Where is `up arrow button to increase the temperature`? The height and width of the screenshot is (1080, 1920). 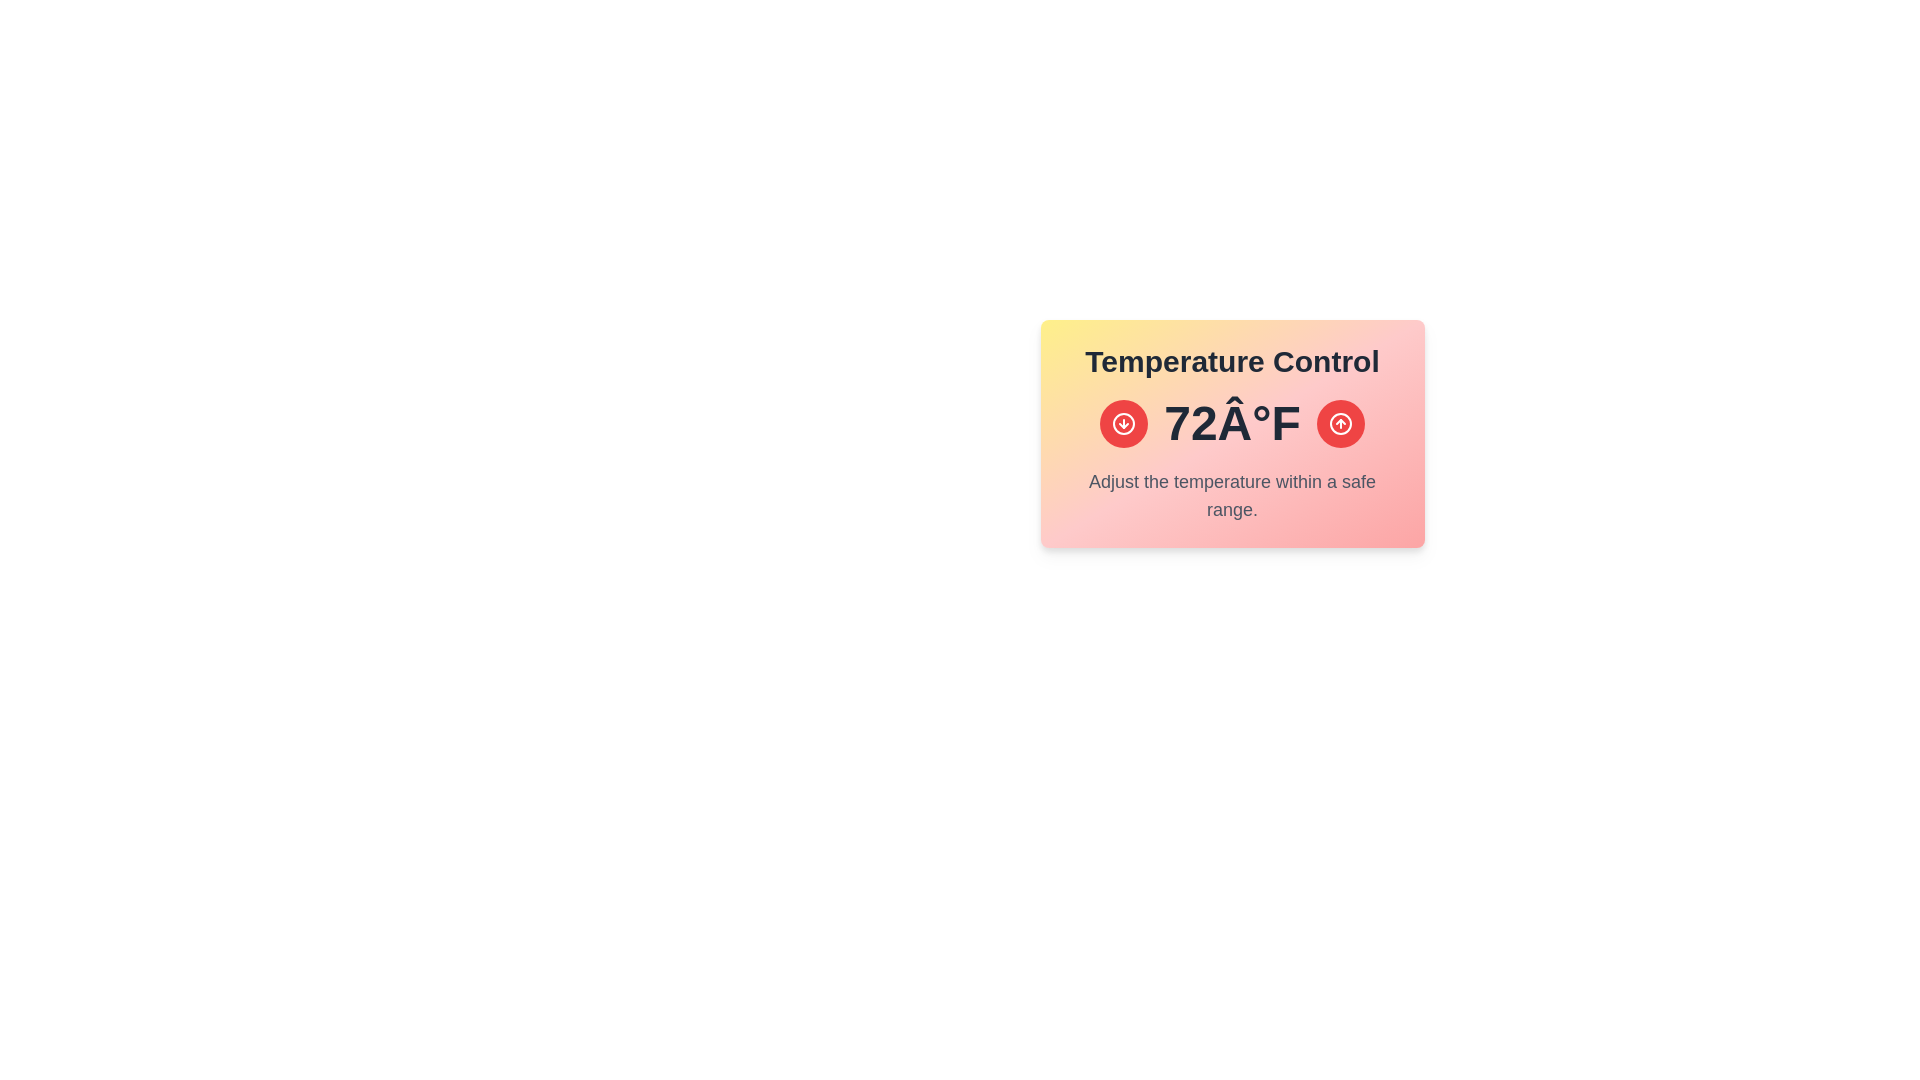
up arrow button to increase the temperature is located at coordinates (1340, 423).